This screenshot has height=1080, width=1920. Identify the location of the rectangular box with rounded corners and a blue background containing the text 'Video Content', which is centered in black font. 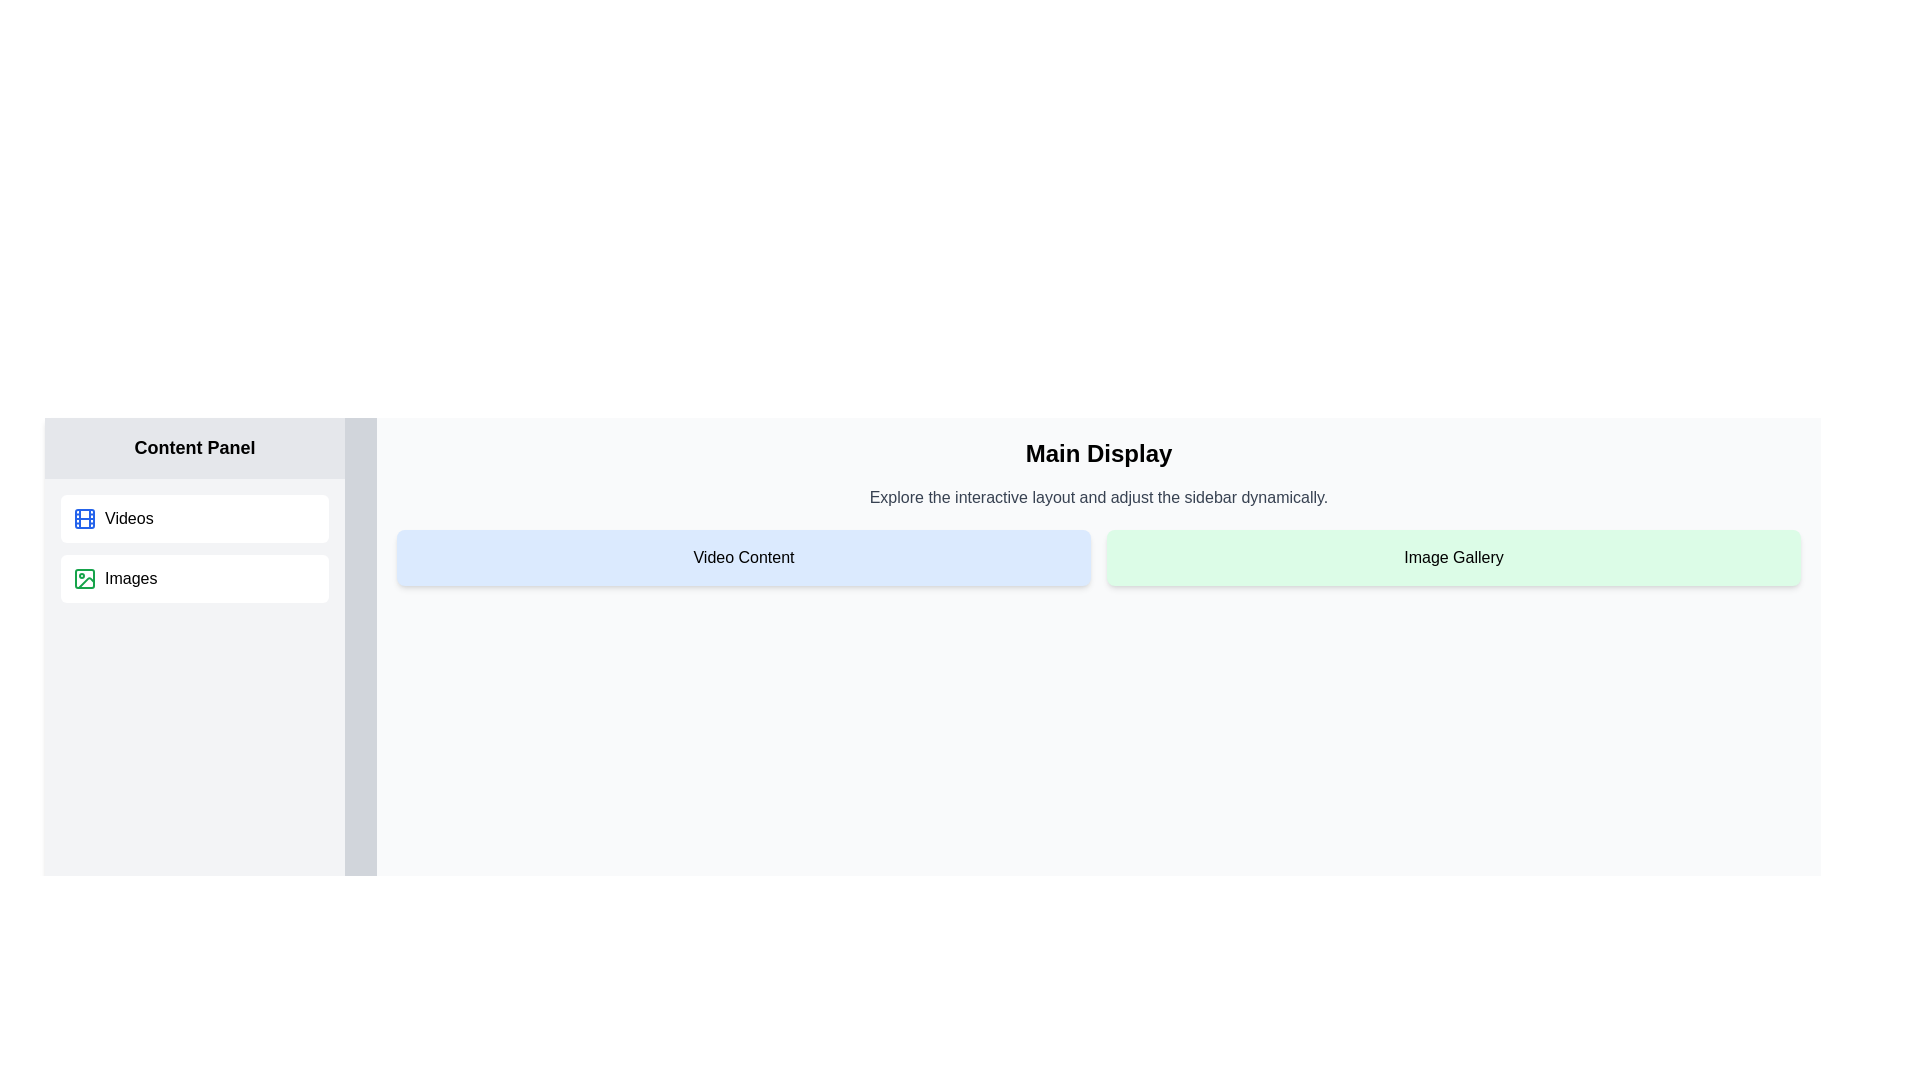
(743, 558).